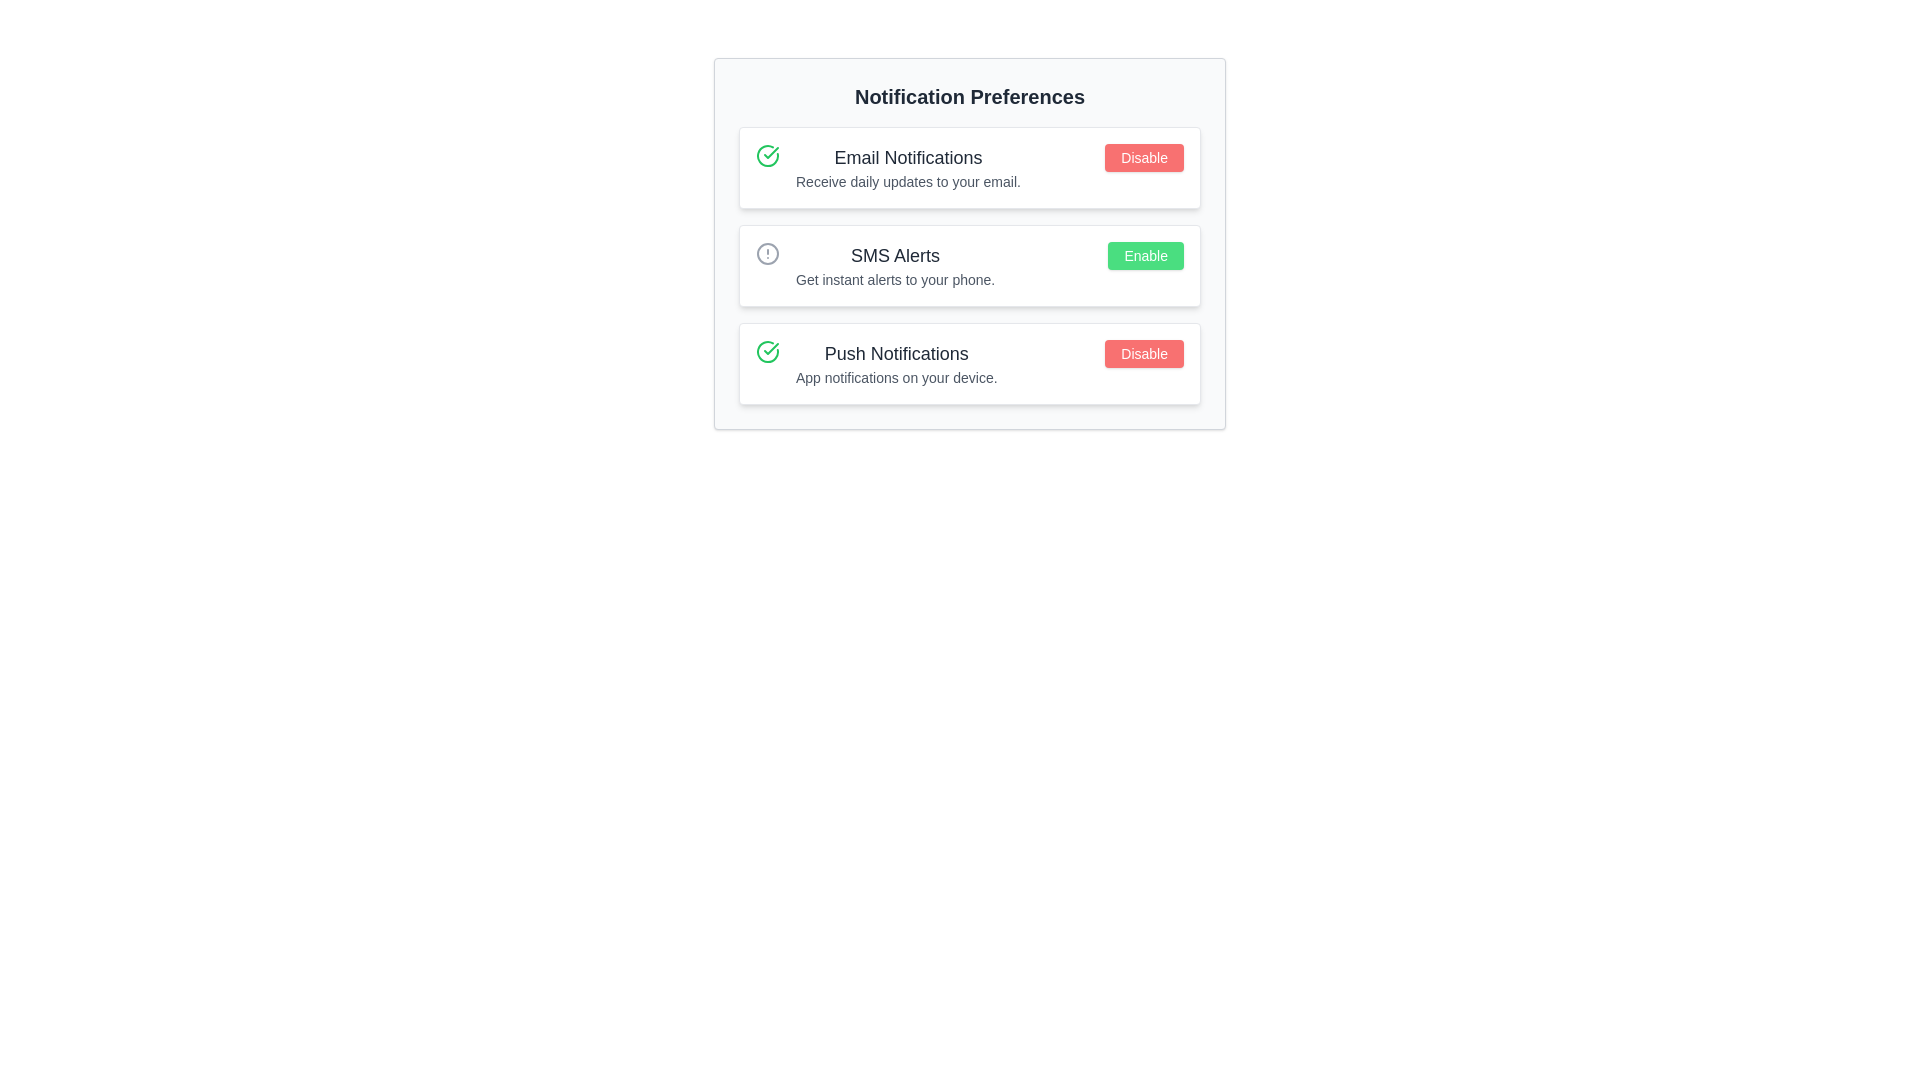 The width and height of the screenshot is (1920, 1080). I want to click on text content of the Notification card for email updates, which is the first card in the stack and indicates its enabled status with a green checkmark and a 'Disable' button, so click(969, 167).